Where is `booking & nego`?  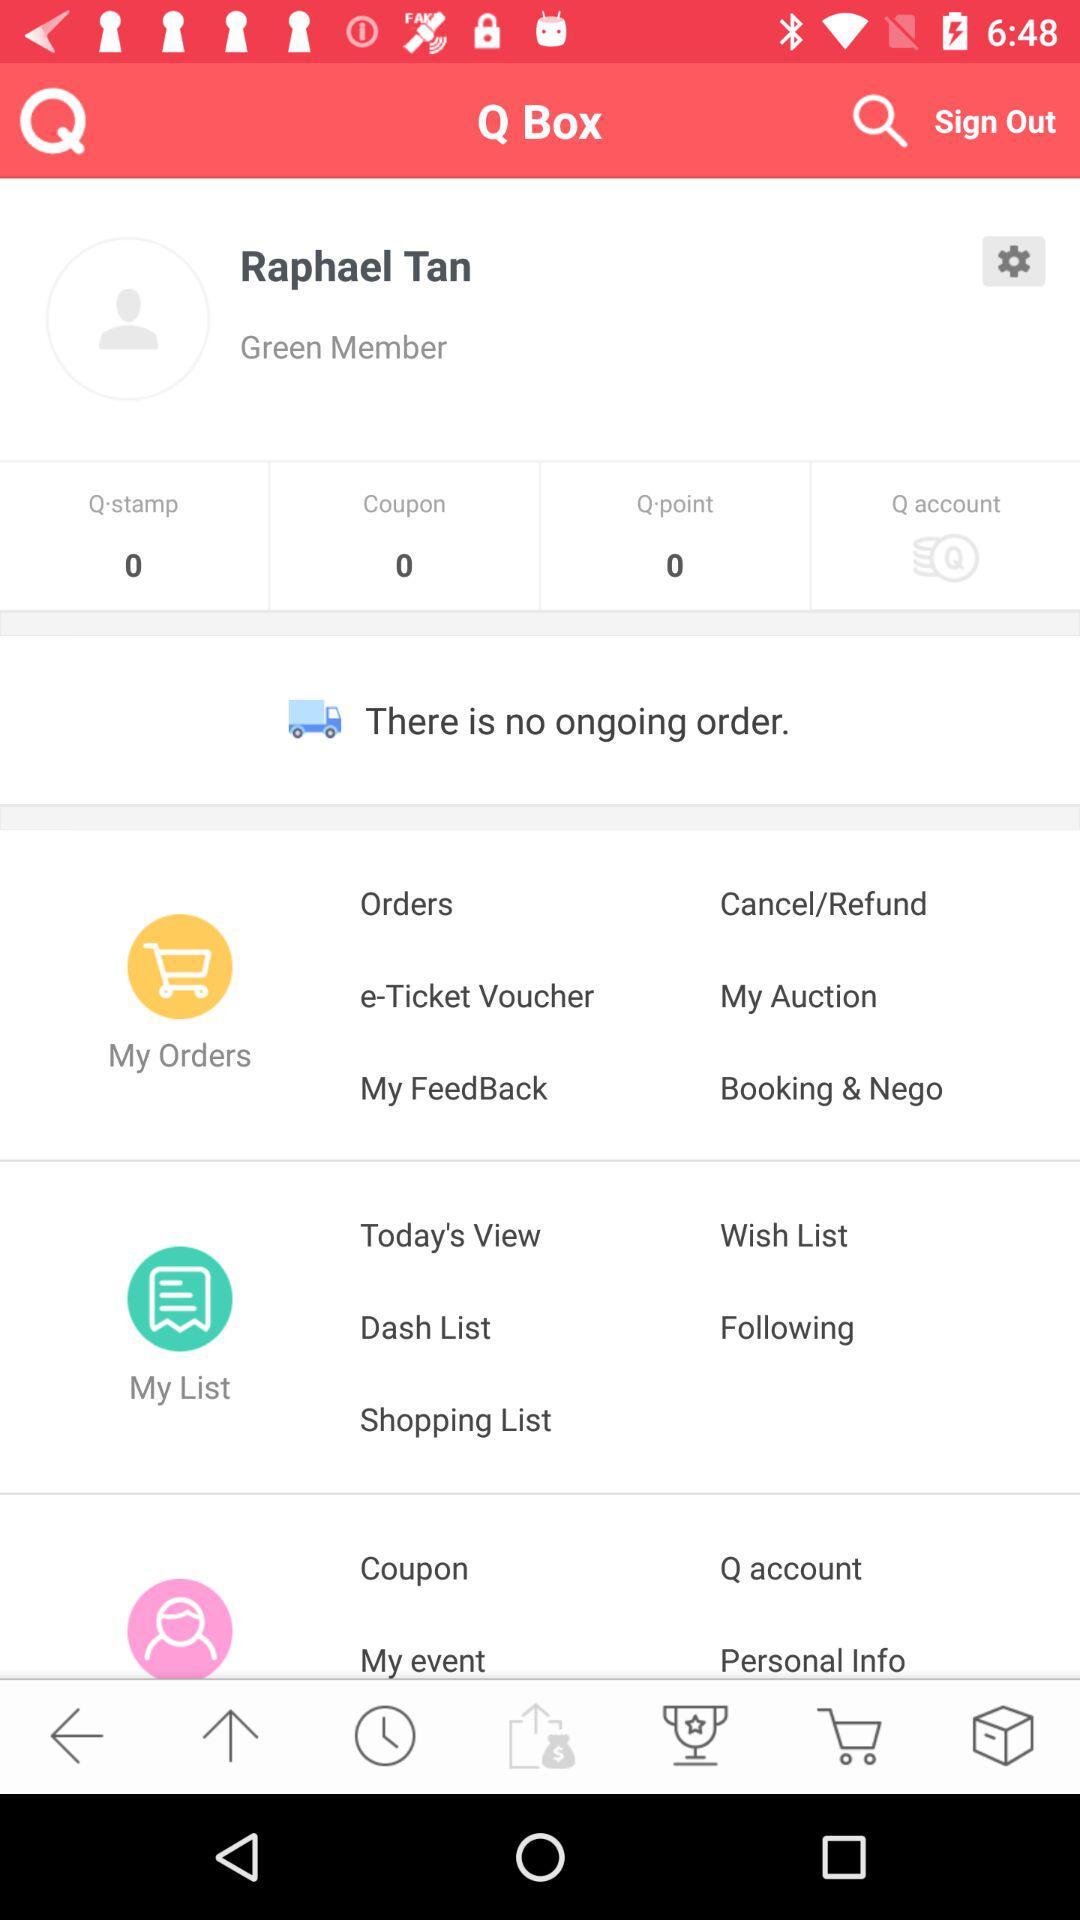 booking & nego is located at coordinates (898, 1086).